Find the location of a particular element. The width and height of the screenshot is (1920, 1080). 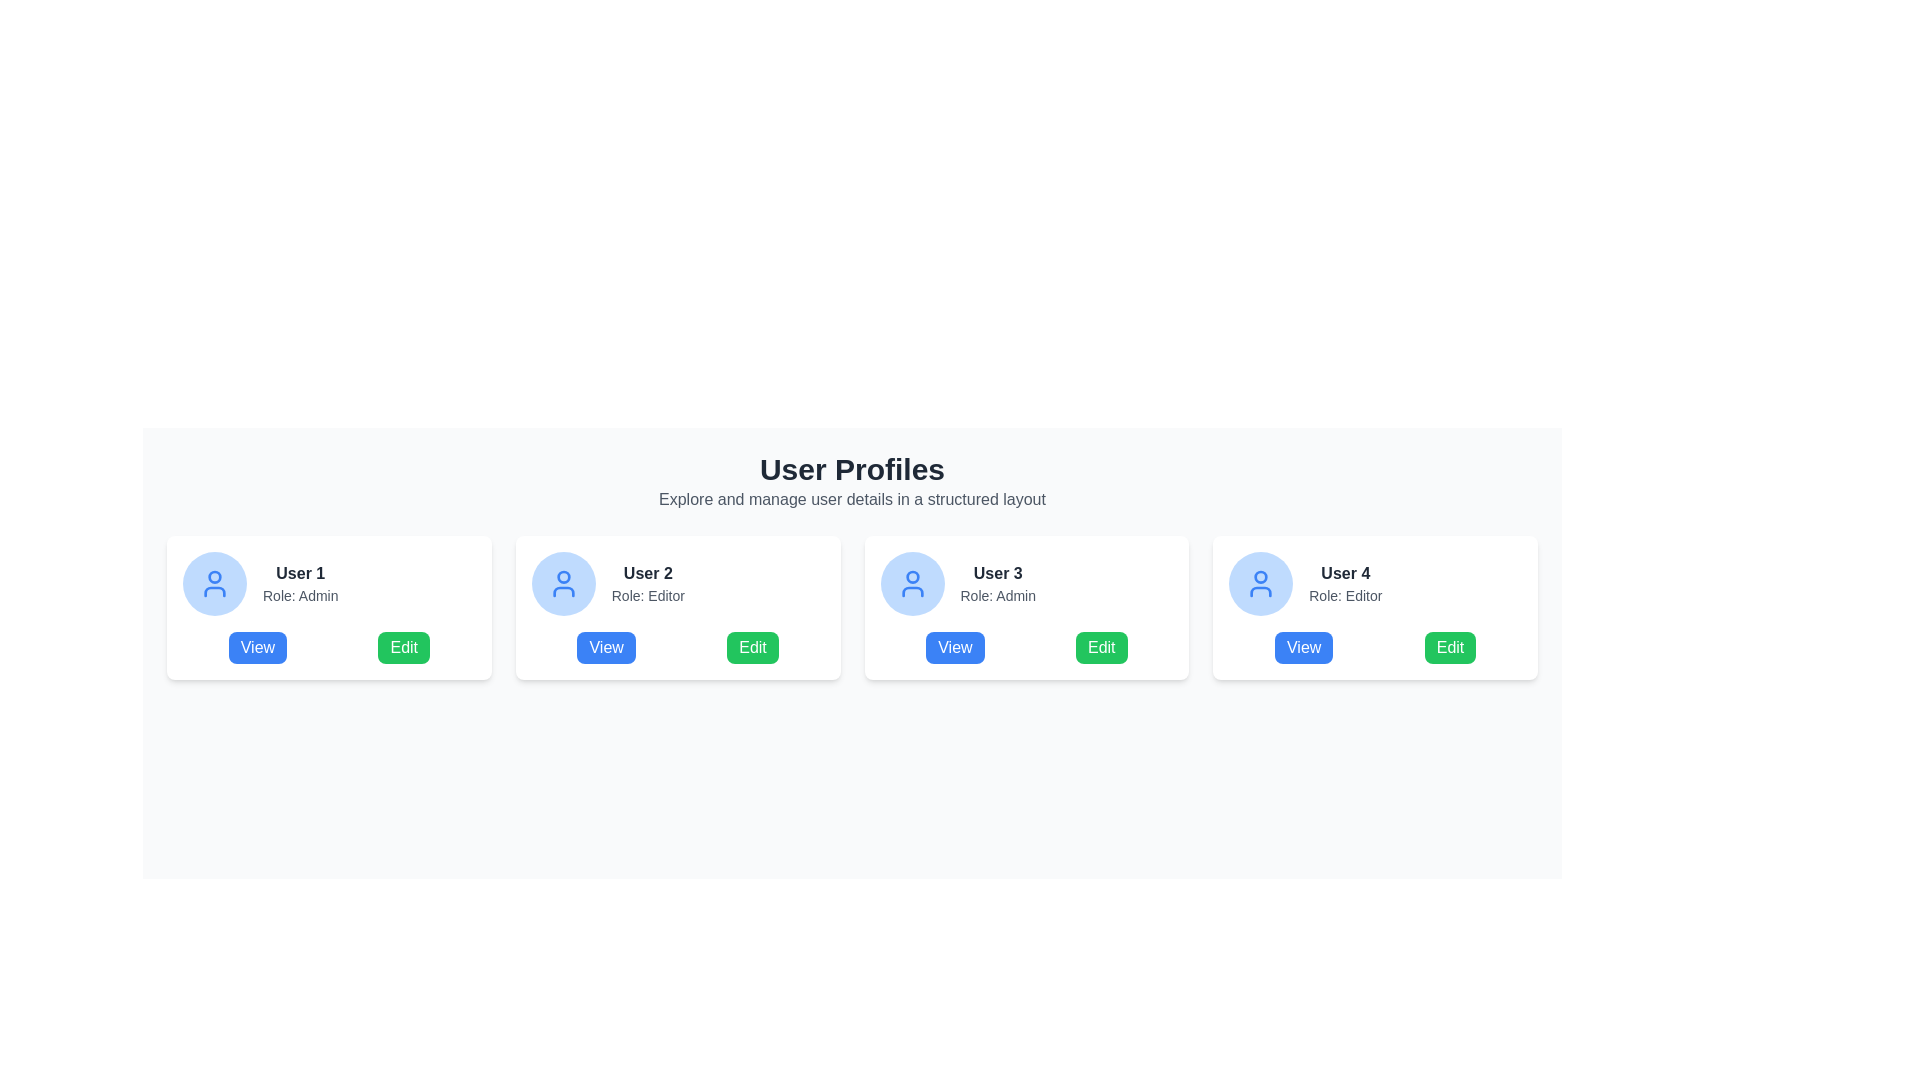

text content of the header titled 'User Profiles' and its description 'Explore and manage user details in a structured layout' is located at coordinates (852, 482).